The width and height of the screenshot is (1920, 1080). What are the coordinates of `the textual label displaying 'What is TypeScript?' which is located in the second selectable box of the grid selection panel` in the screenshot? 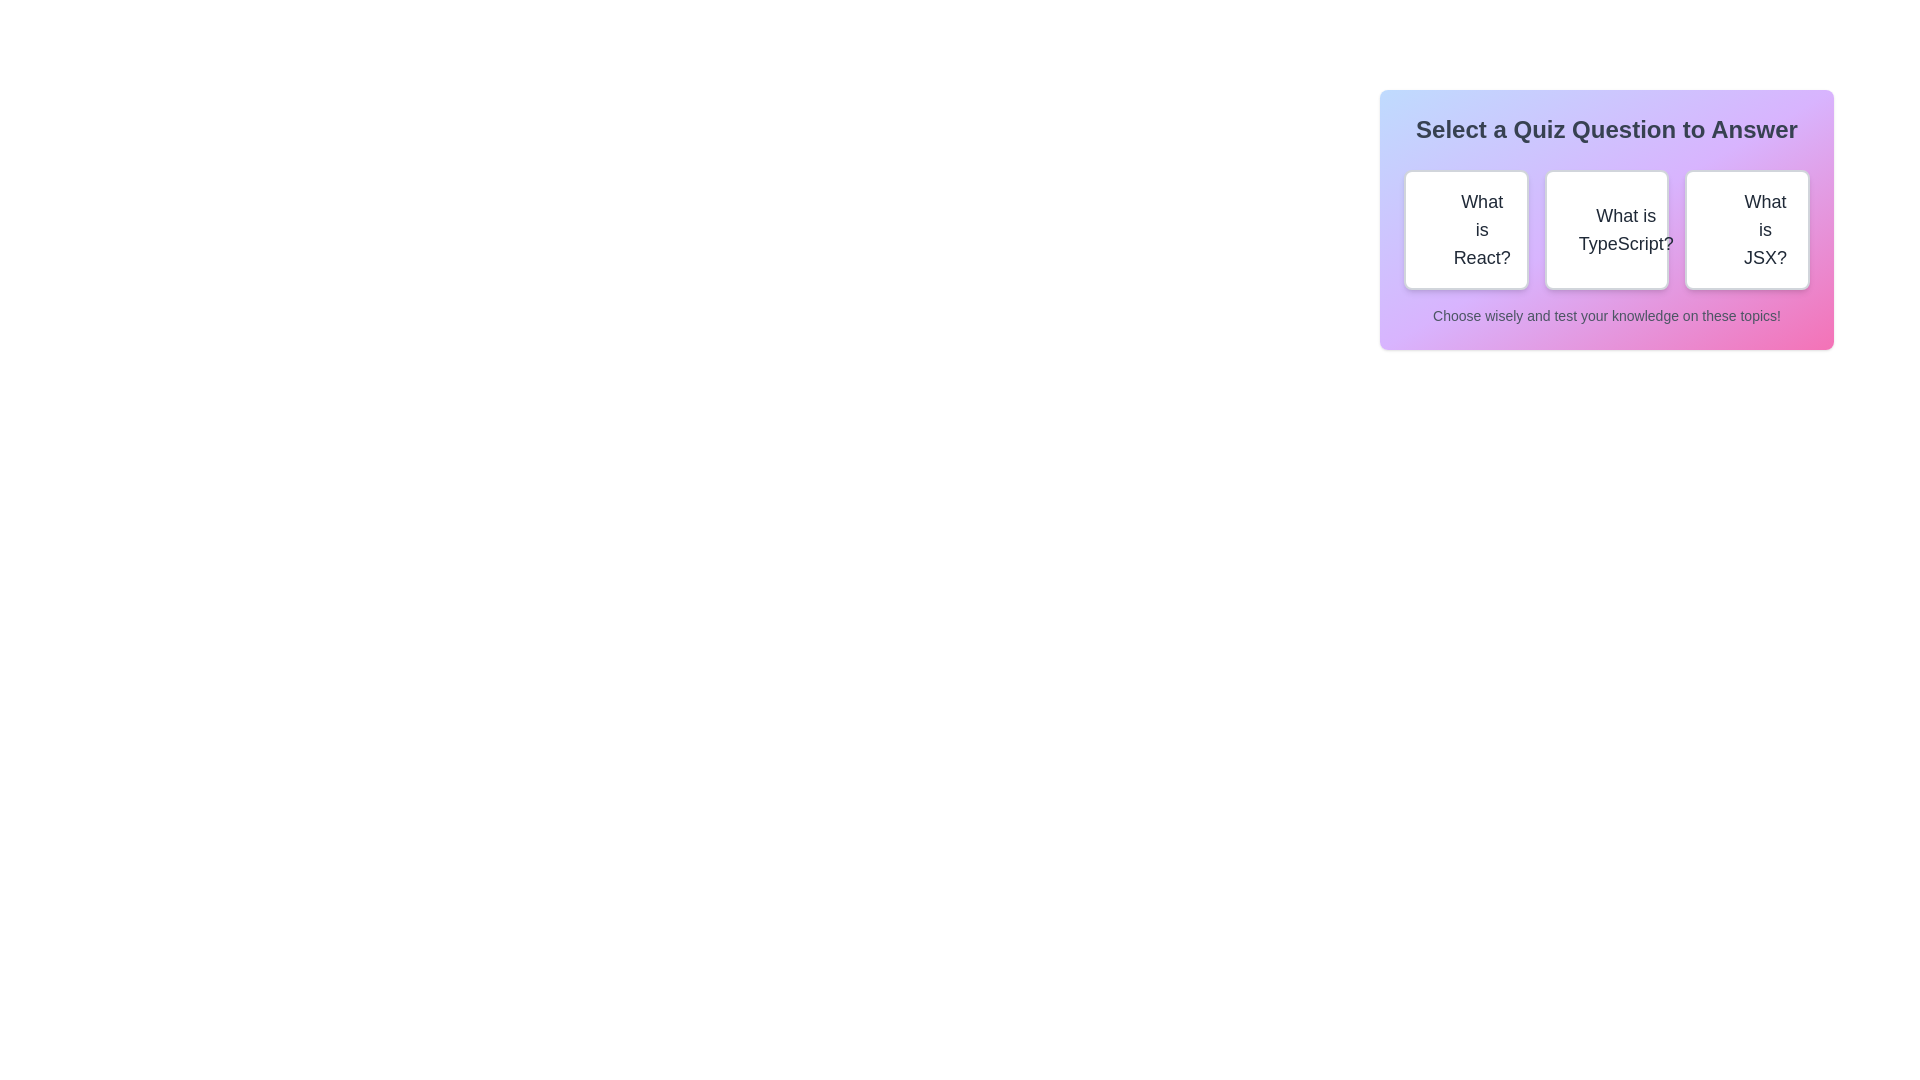 It's located at (1626, 229).